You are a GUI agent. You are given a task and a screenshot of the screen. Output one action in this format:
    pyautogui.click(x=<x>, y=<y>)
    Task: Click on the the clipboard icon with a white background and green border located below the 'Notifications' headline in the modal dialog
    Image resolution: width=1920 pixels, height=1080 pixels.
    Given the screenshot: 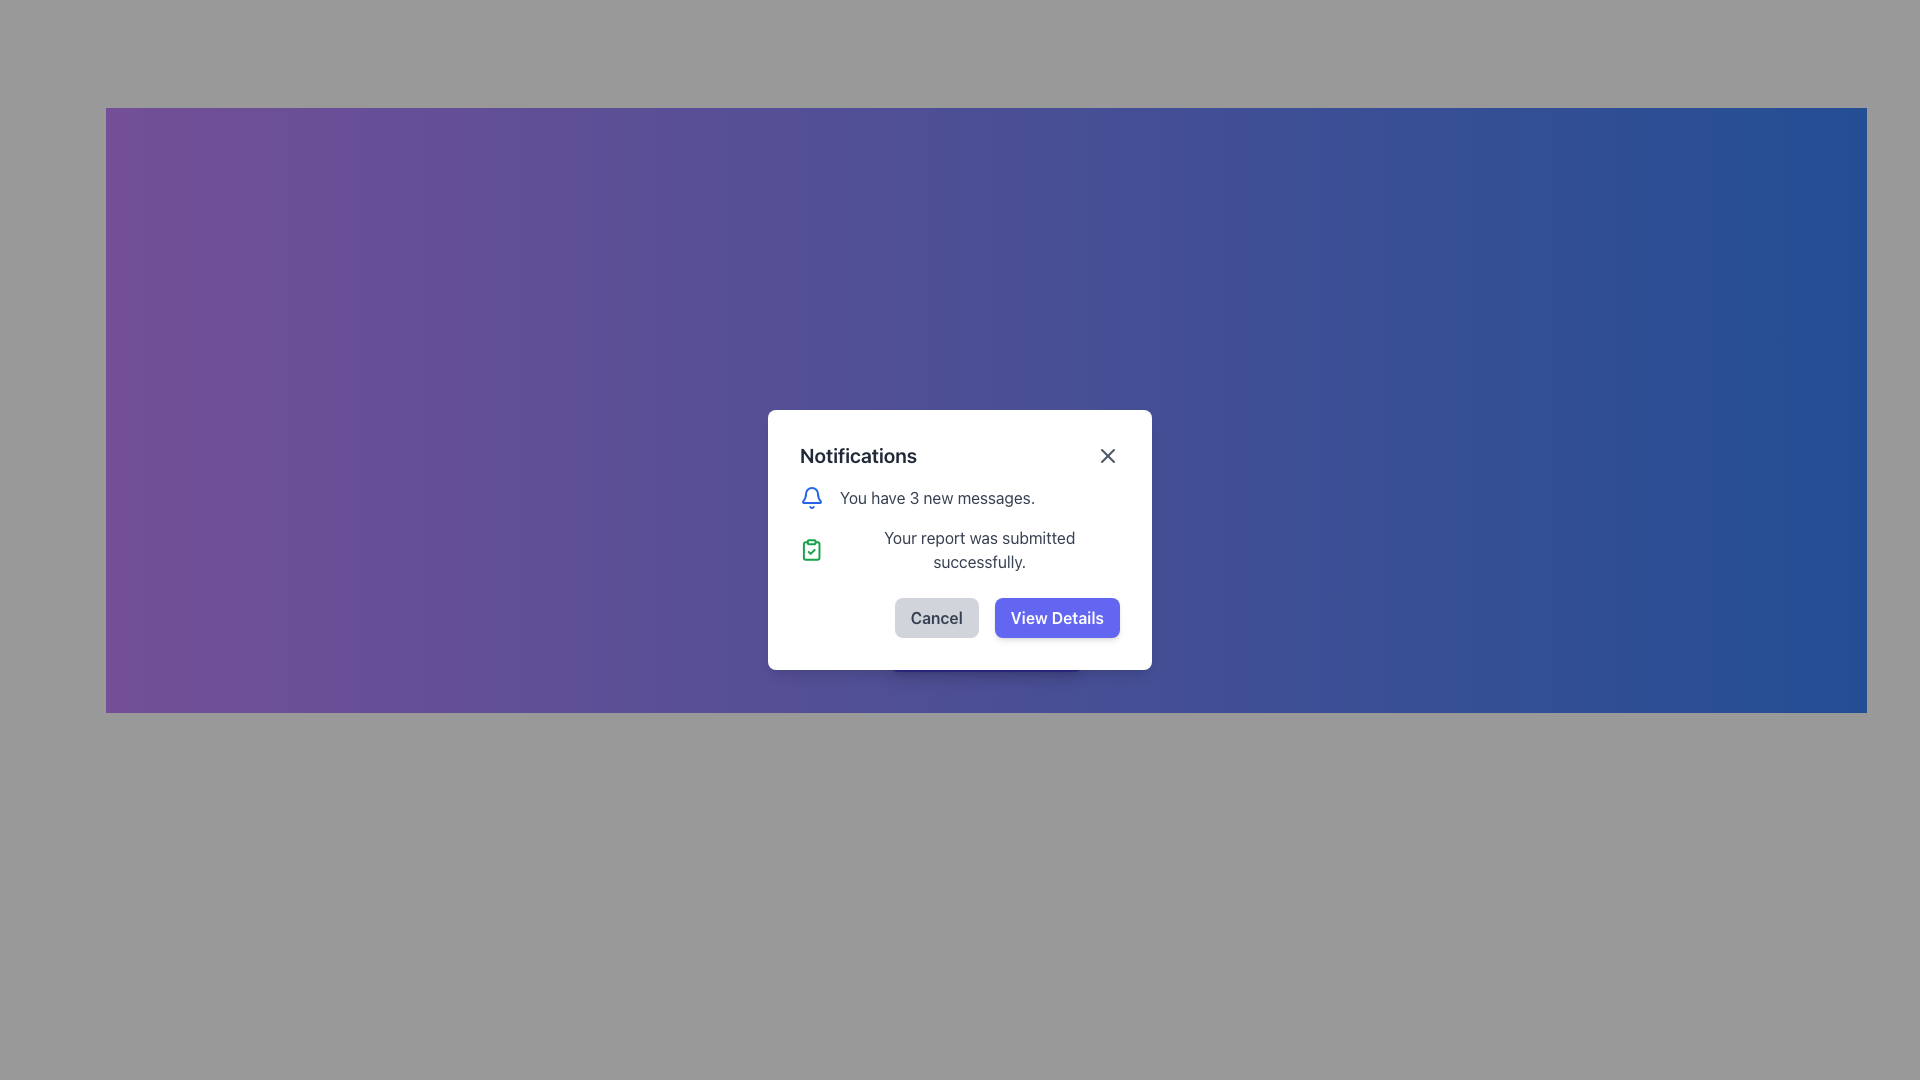 What is the action you would take?
    pyautogui.click(x=811, y=551)
    